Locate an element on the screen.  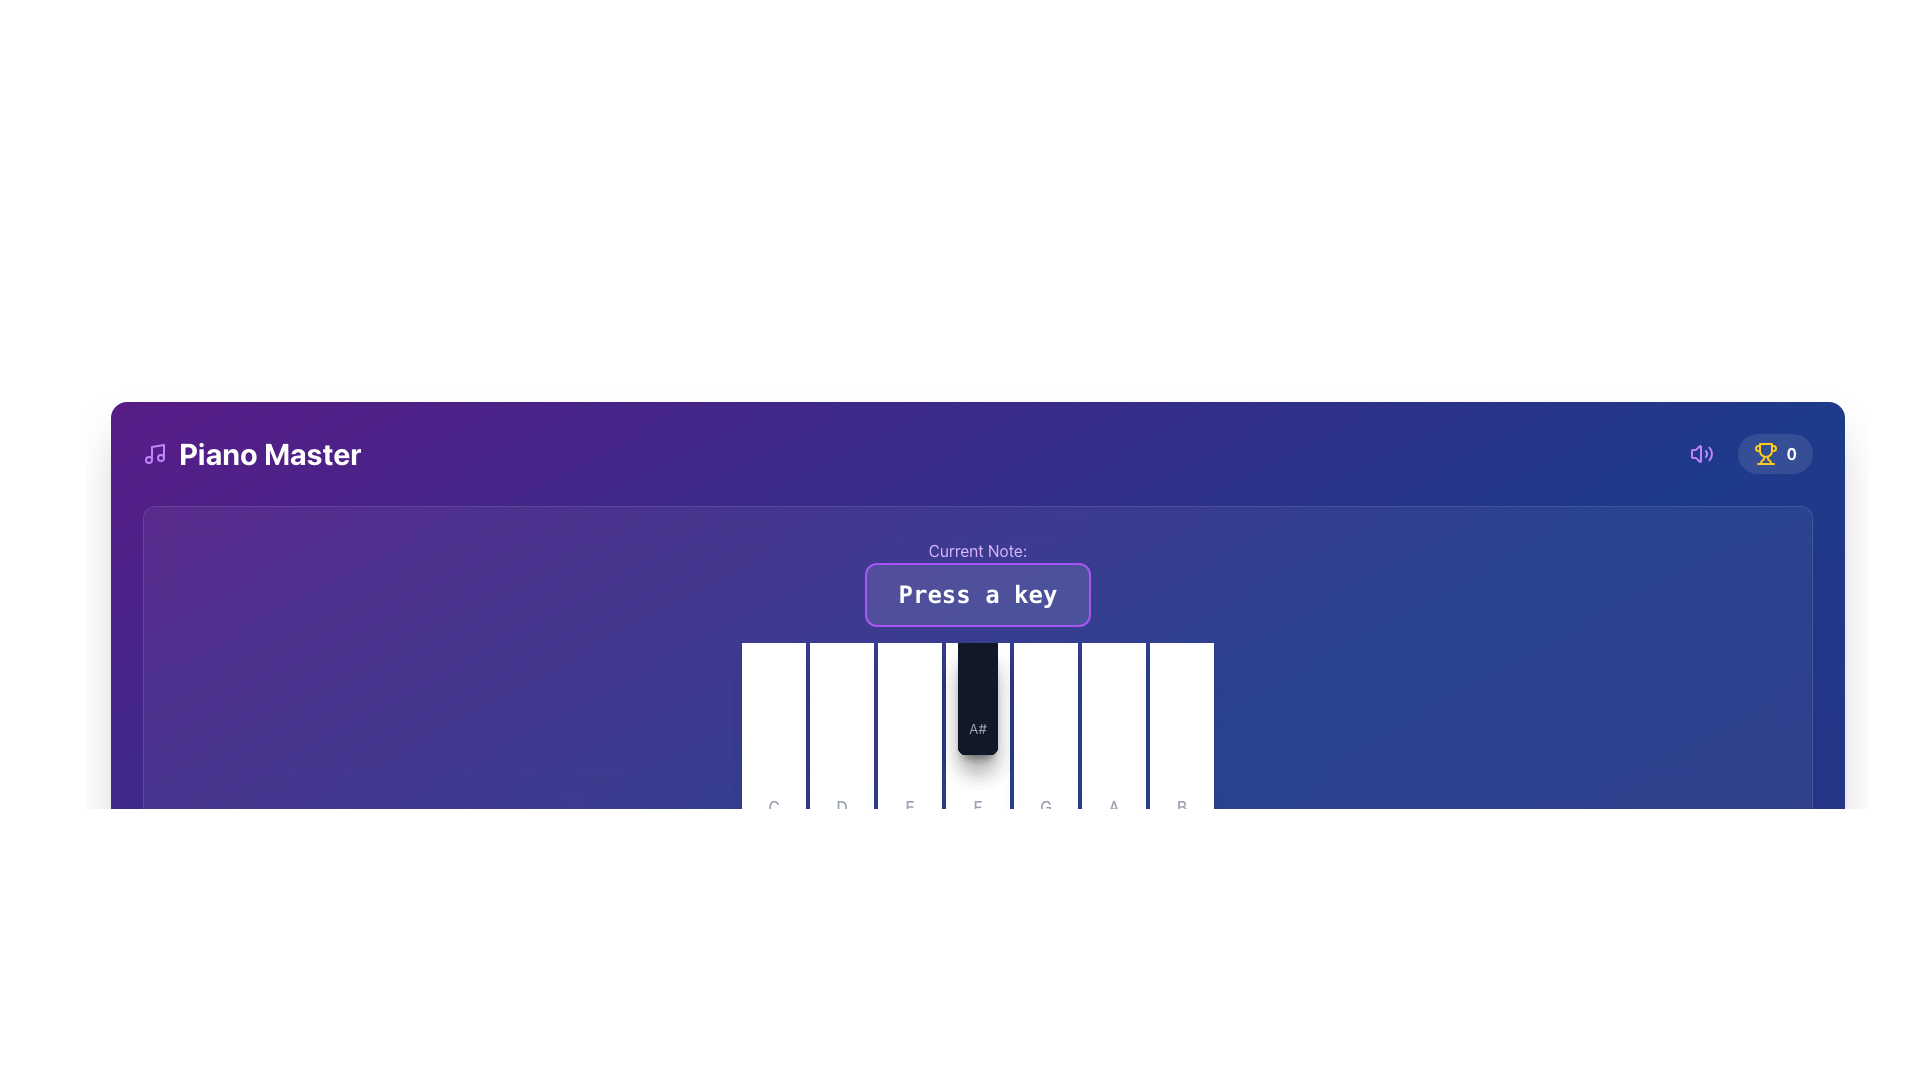
the interactive piano key representing the musical note 'A', which is the sixth key from the left in a row of white keys is located at coordinates (1112, 739).